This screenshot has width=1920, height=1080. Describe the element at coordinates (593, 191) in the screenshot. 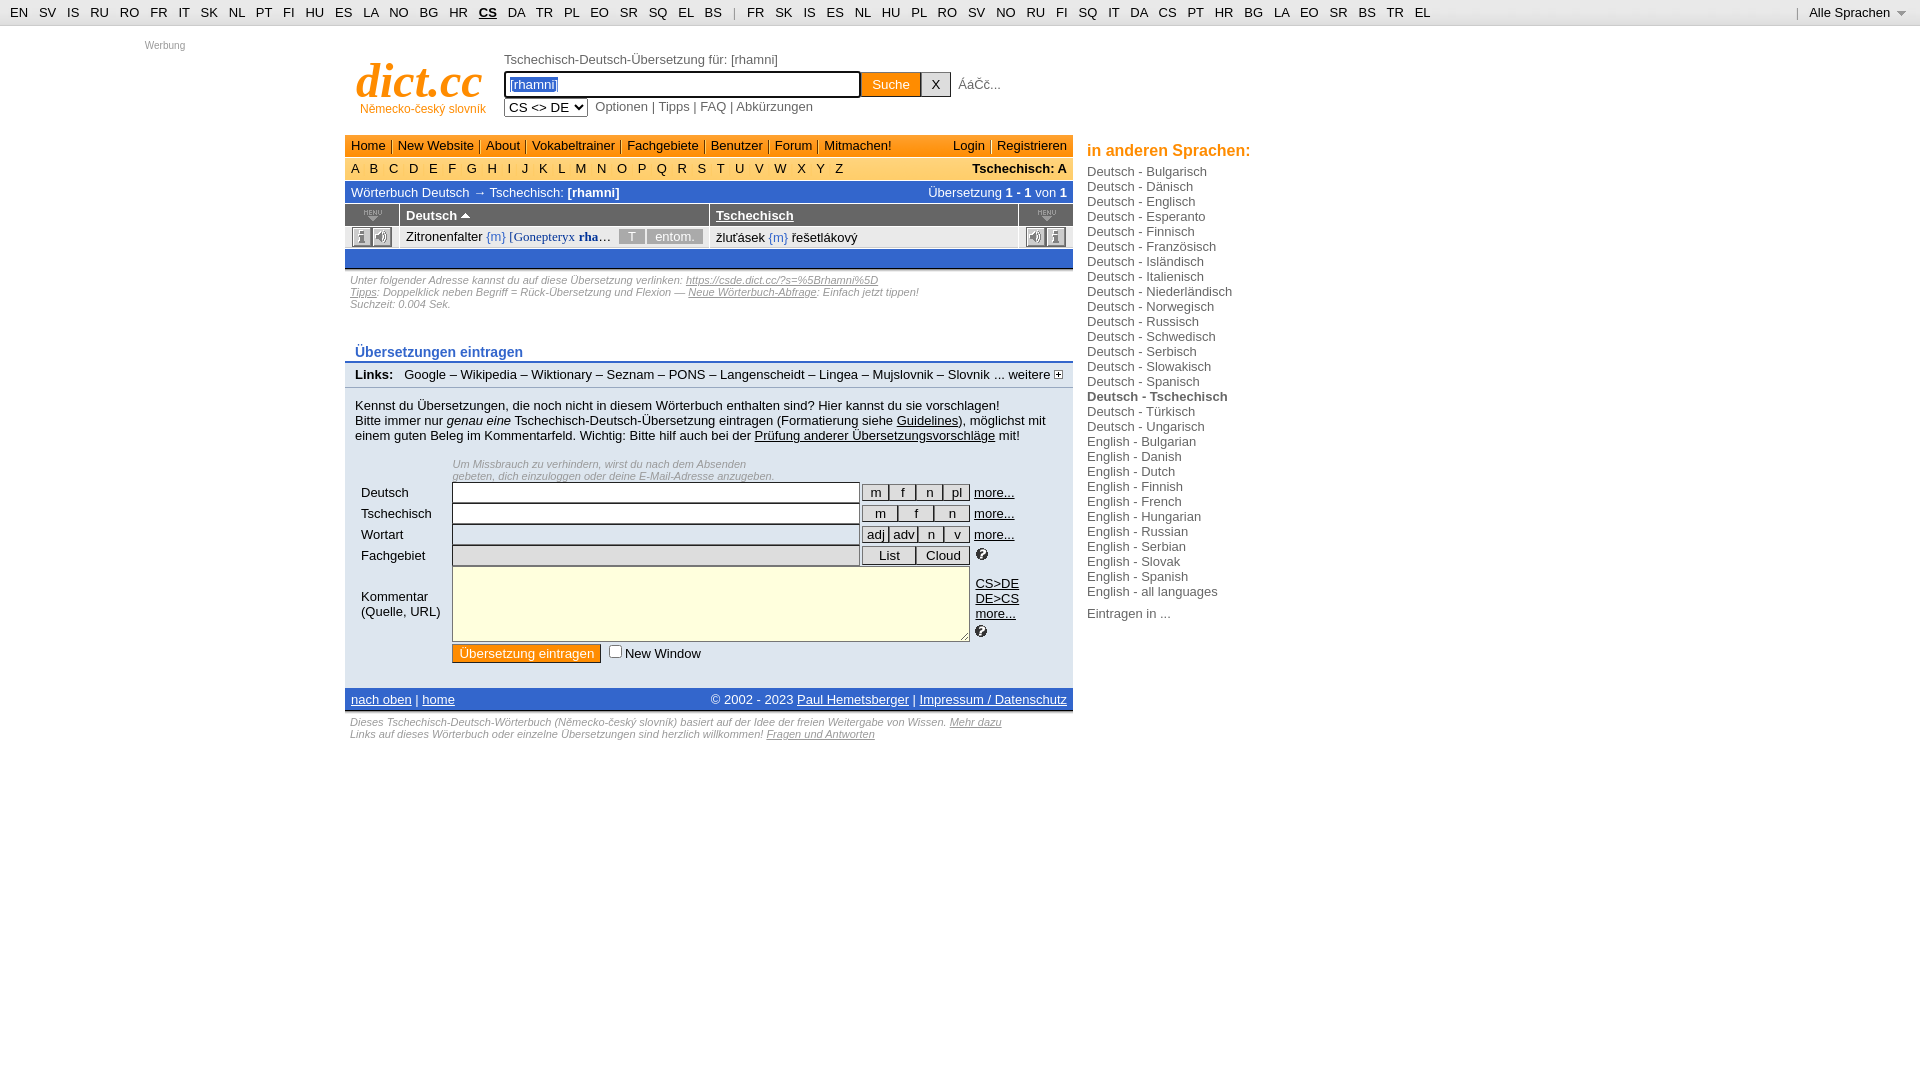

I see `'[rhamni]'` at that location.